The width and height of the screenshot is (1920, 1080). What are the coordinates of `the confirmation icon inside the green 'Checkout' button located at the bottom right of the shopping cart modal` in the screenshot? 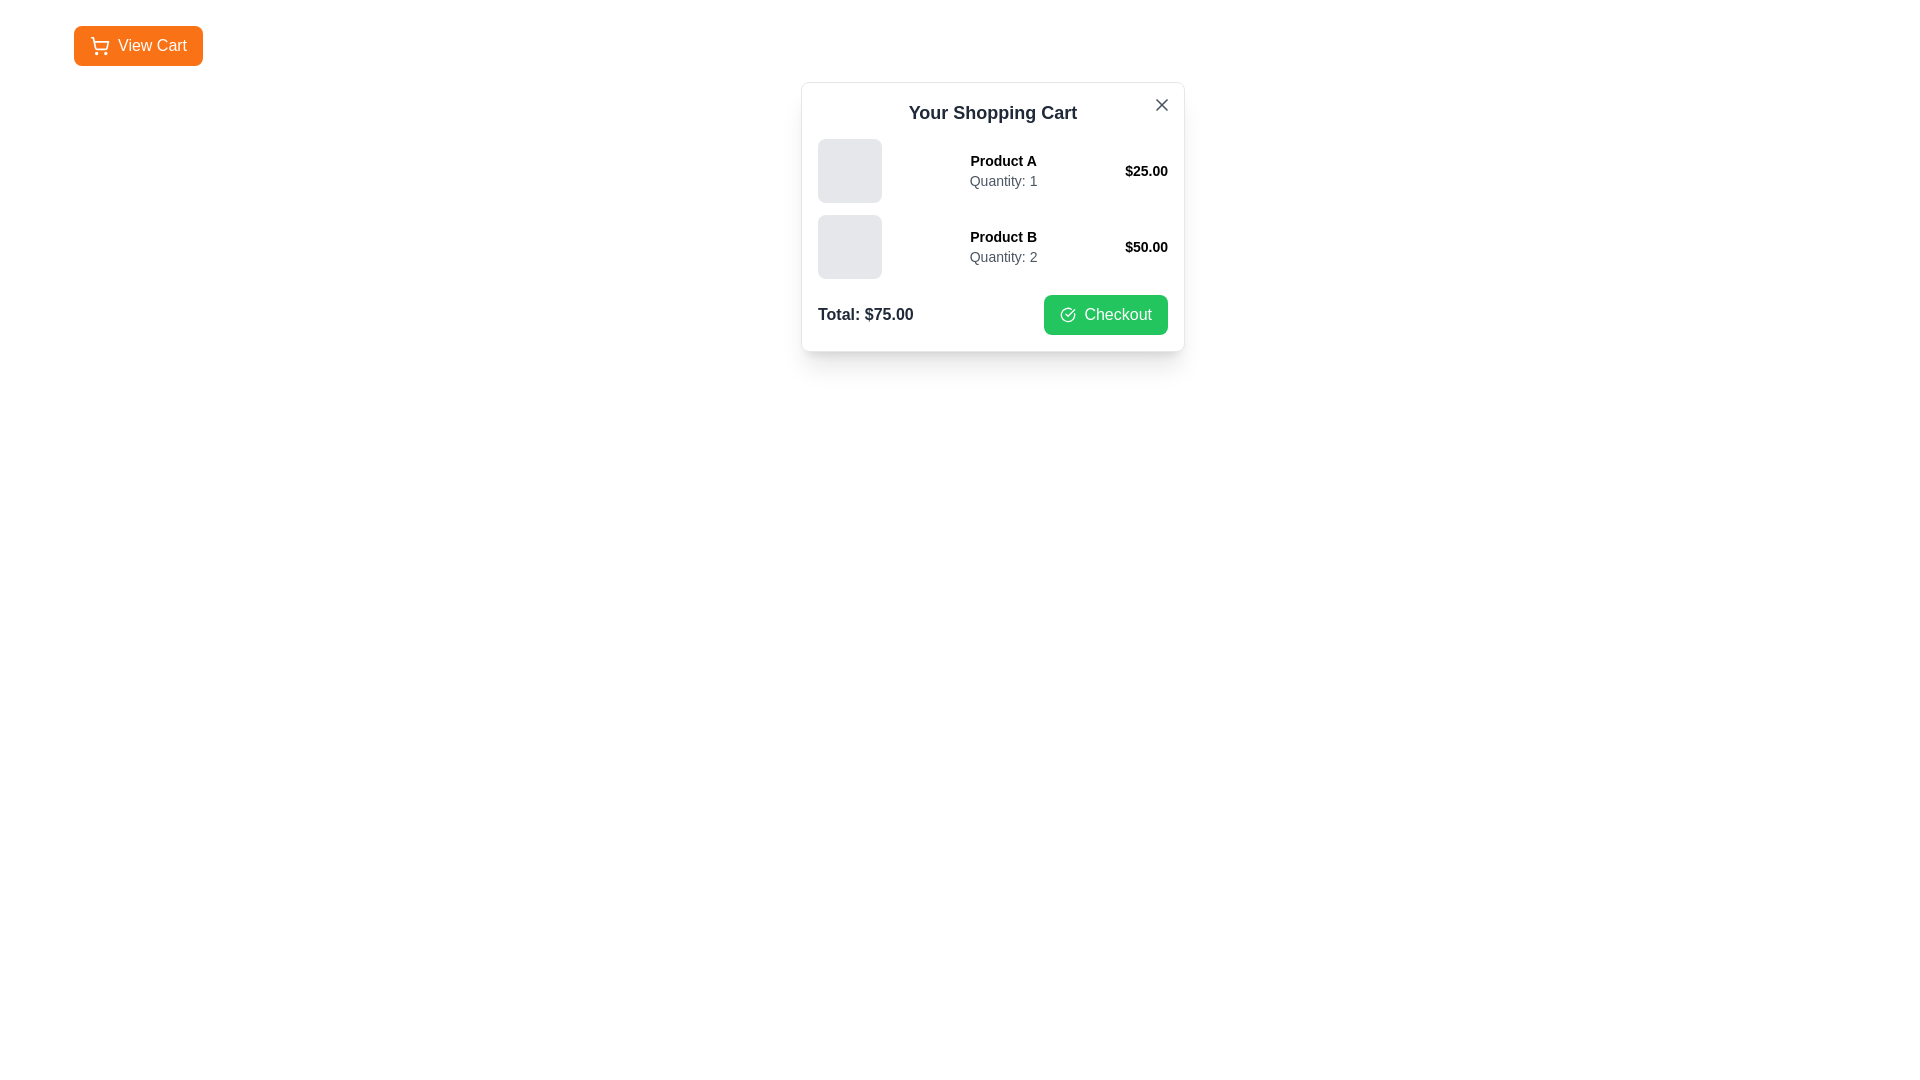 It's located at (1067, 315).